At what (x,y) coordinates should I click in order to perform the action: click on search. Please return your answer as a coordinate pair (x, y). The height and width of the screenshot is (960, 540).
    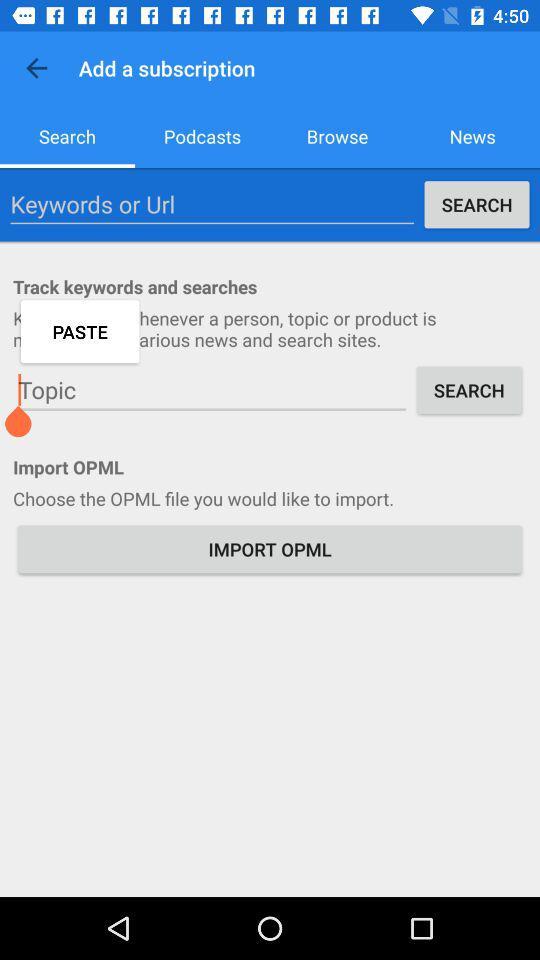
    Looking at the image, I should click on (211, 389).